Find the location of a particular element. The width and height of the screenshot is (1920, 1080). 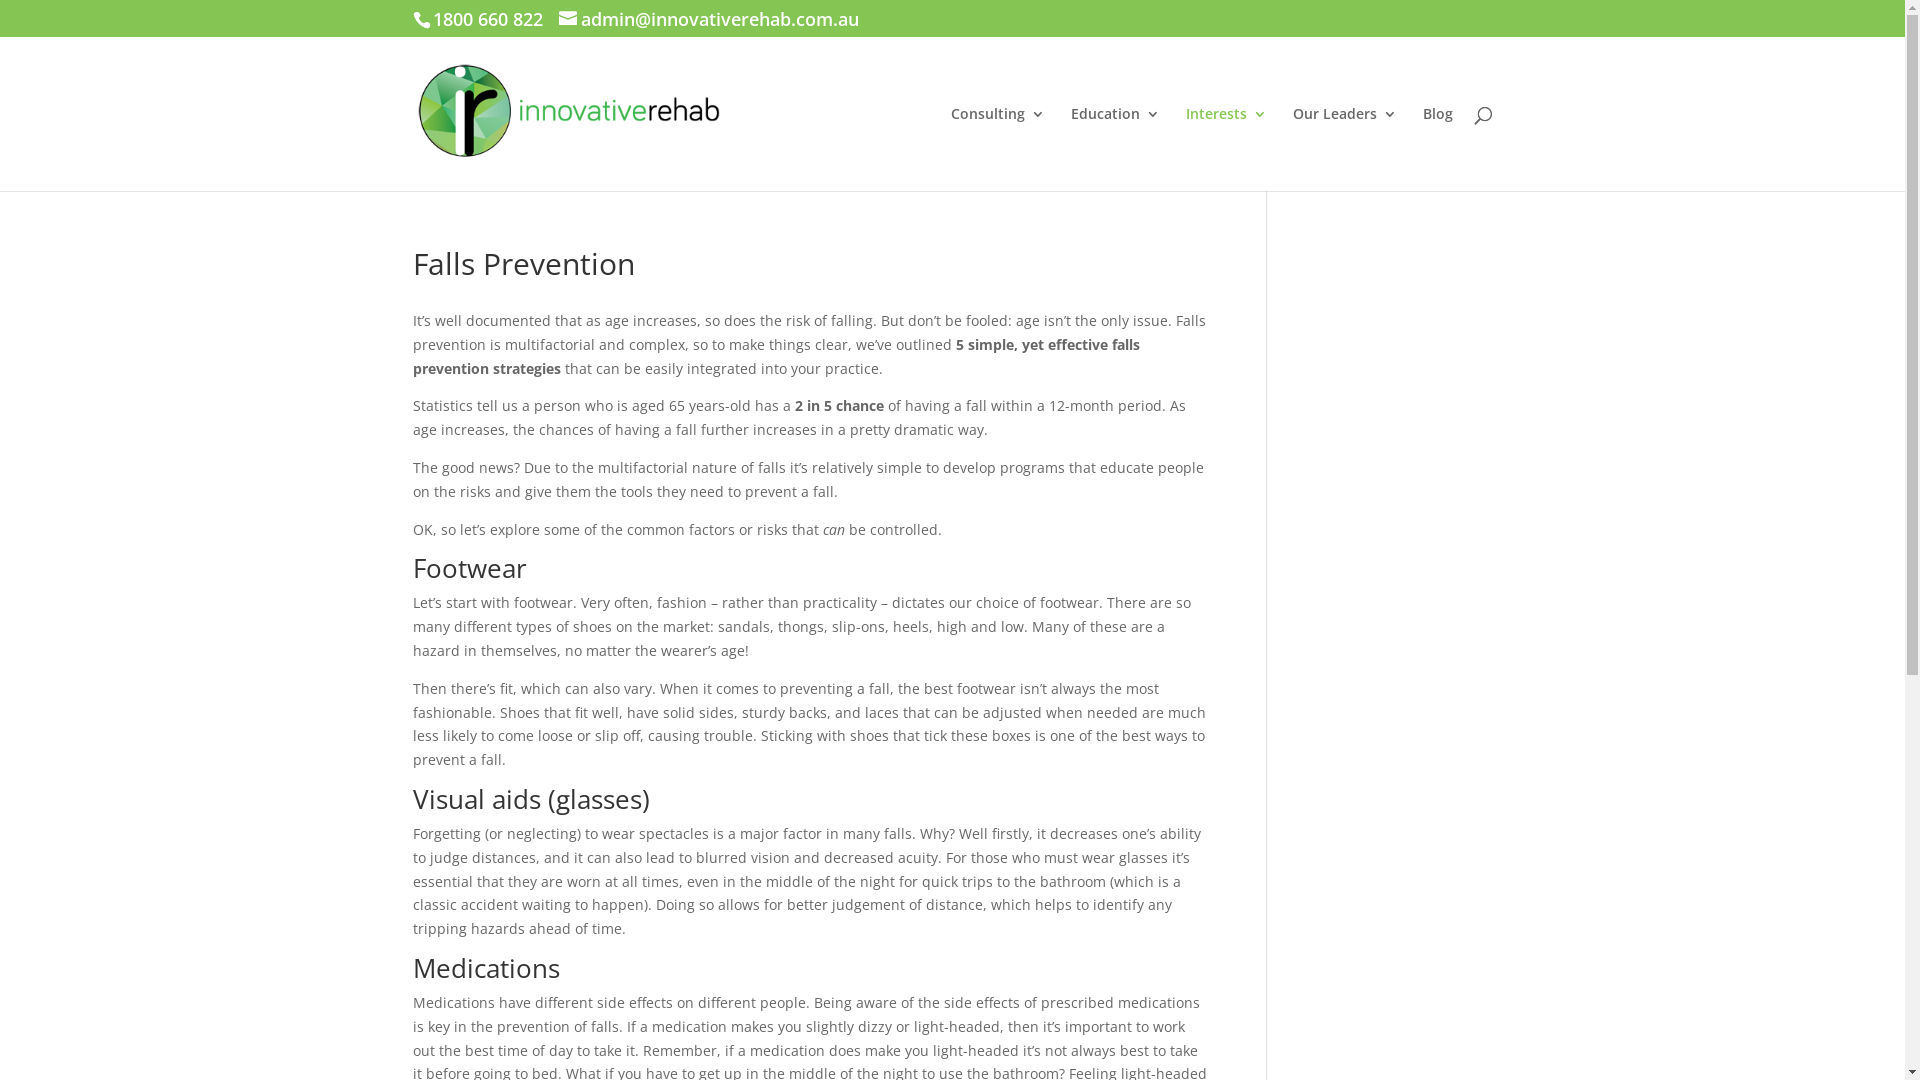

'Blog' is located at coordinates (1435, 148).